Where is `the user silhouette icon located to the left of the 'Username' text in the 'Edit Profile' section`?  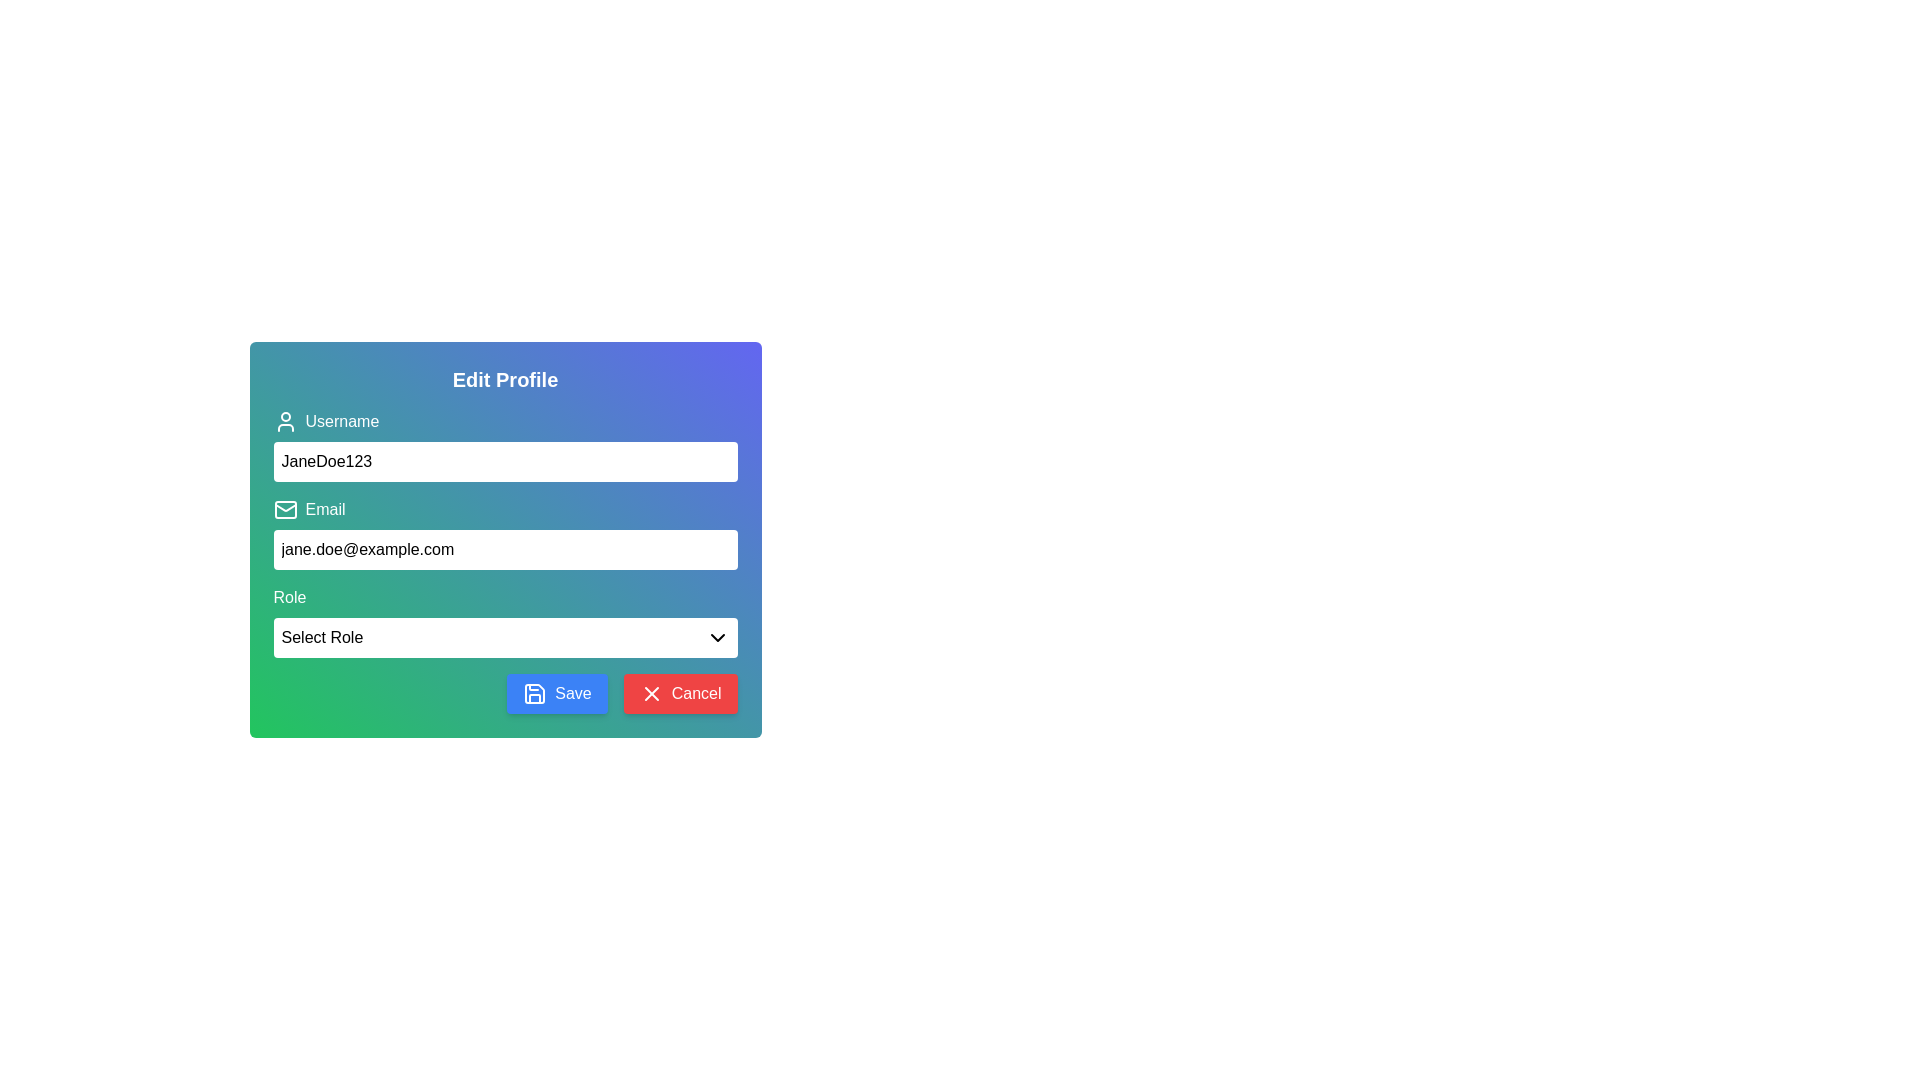
the user silhouette icon located to the left of the 'Username' text in the 'Edit Profile' section is located at coordinates (284, 420).